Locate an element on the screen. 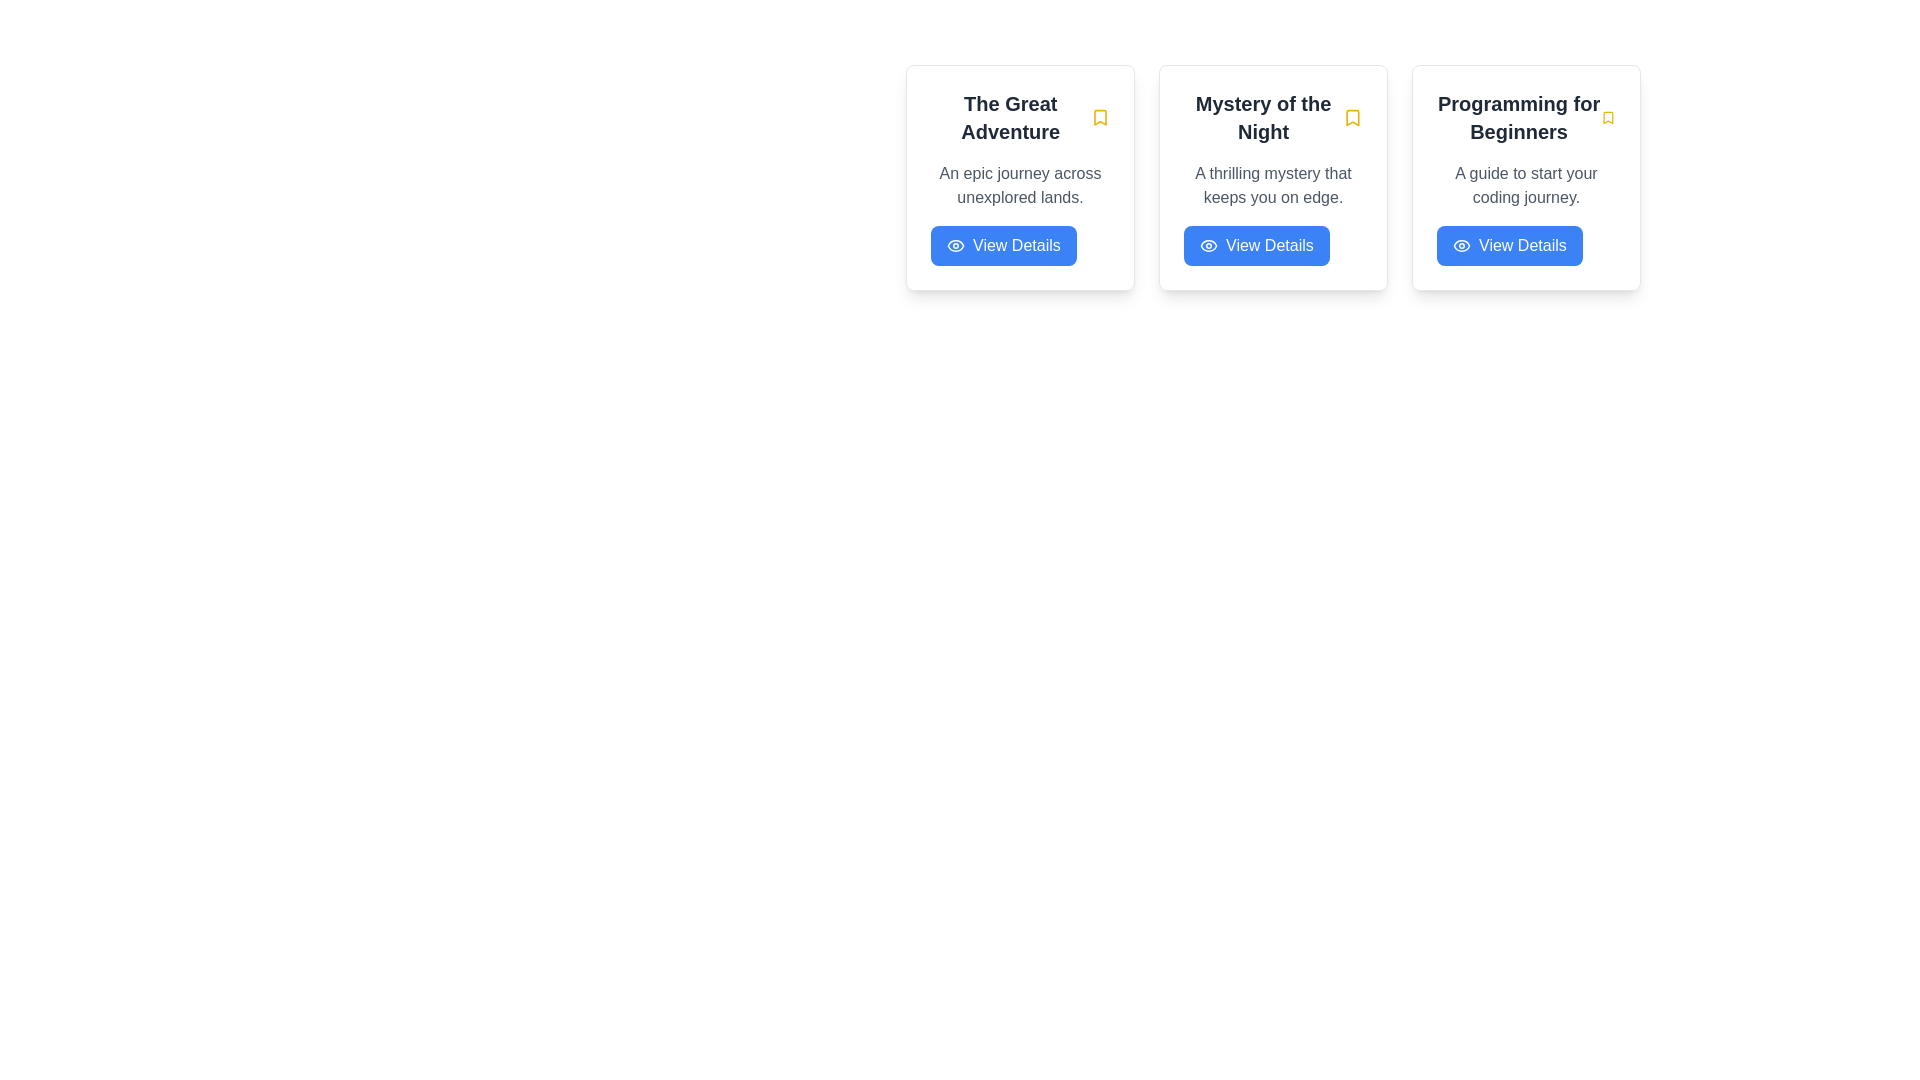 Image resolution: width=1920 pixels, height=1080 pixels. the Bookmark icon located at the top-right corner of the 'Programming for Beginners' card is located at coordinates (1608, 118).